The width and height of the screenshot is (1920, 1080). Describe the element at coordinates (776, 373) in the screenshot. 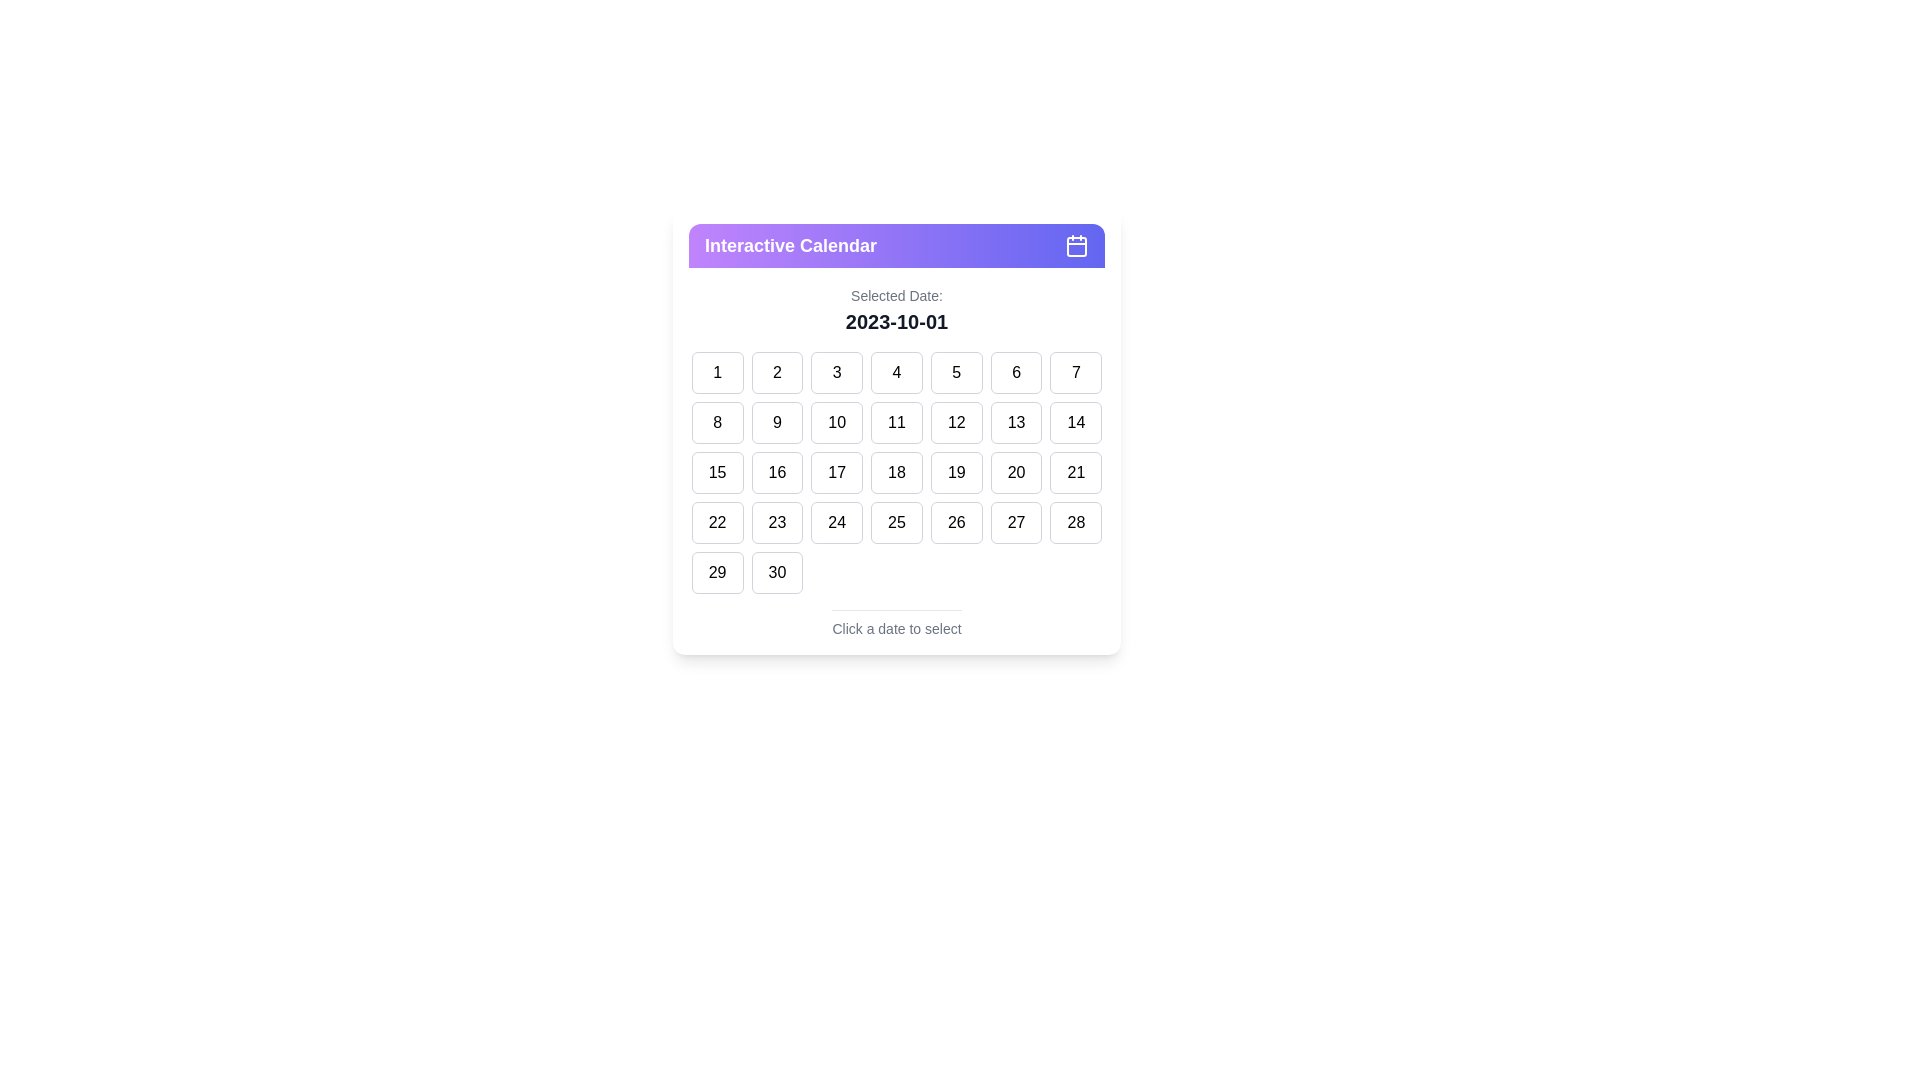

I see `the button displaying the numeral '2' to change its background color as indicated by the hover class` at that location.